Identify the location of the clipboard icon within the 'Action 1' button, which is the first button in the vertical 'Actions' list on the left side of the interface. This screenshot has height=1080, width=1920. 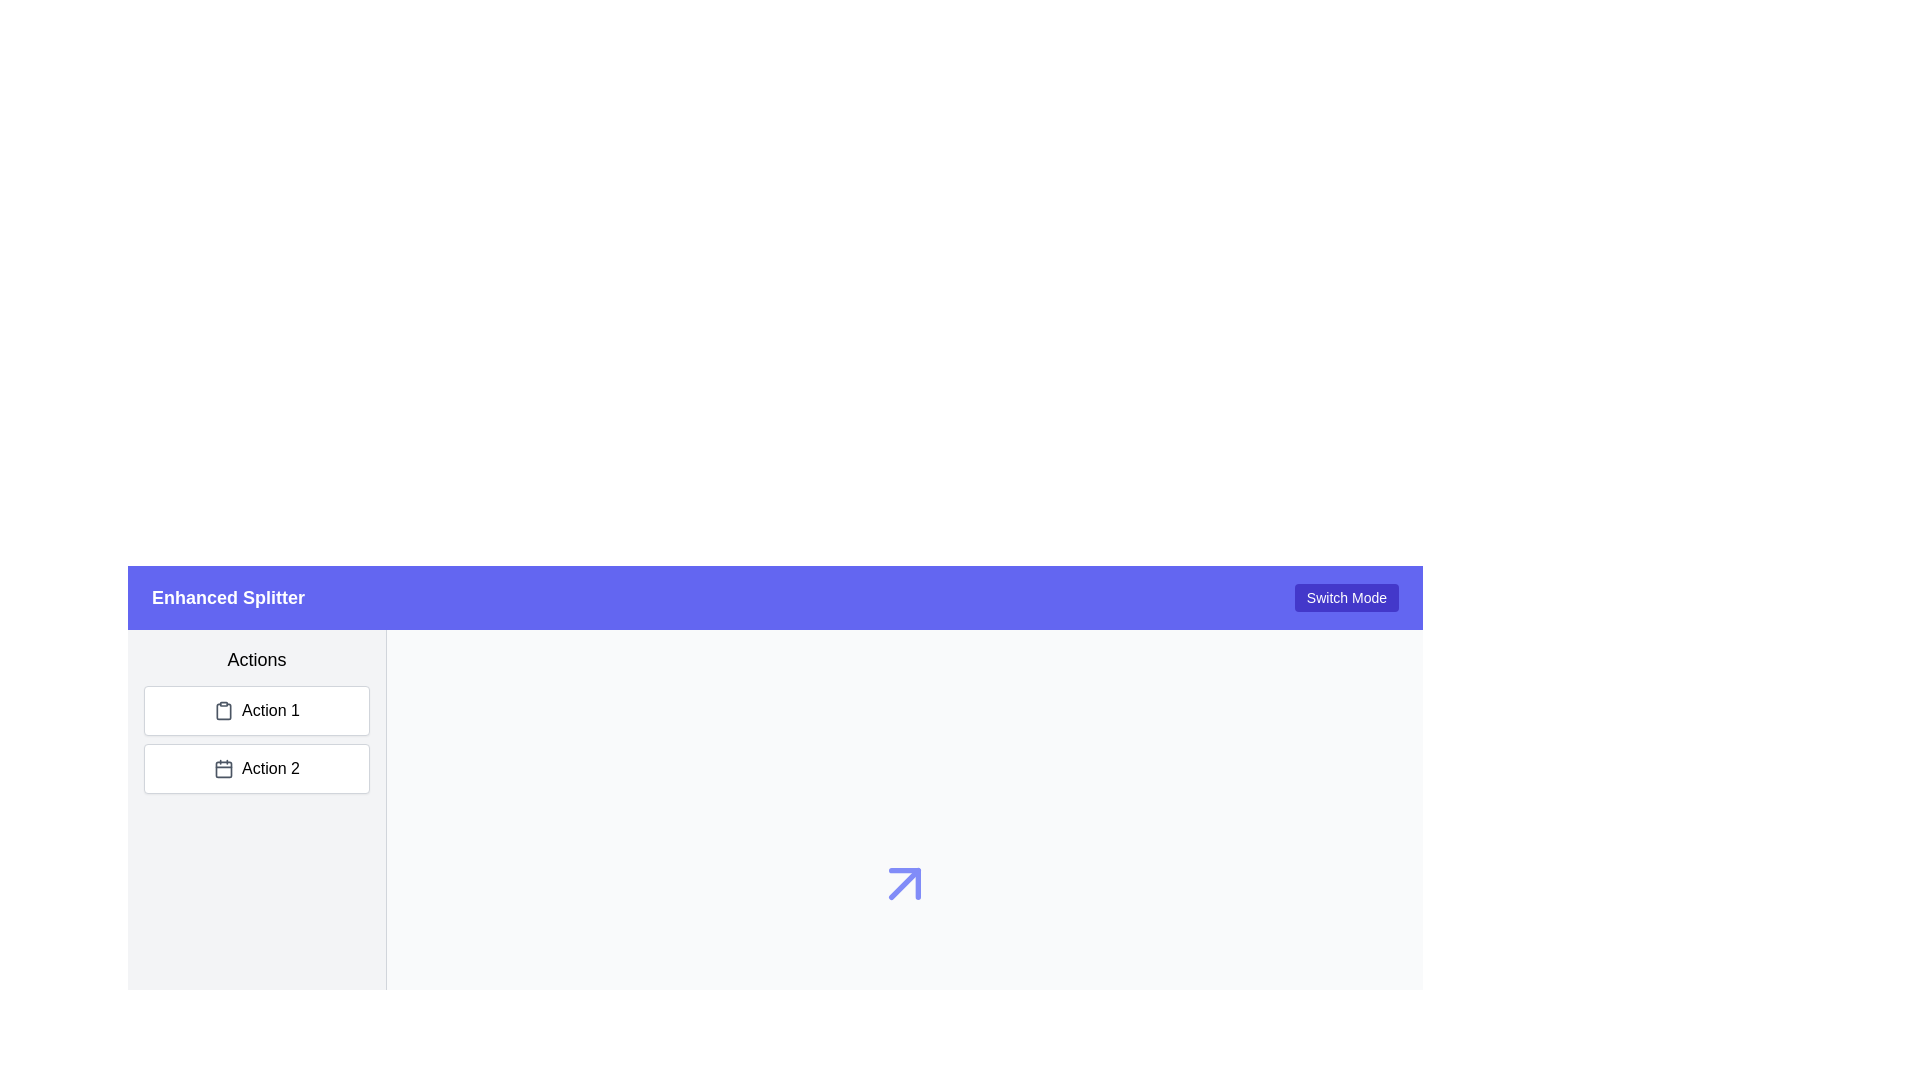
(224, 709).